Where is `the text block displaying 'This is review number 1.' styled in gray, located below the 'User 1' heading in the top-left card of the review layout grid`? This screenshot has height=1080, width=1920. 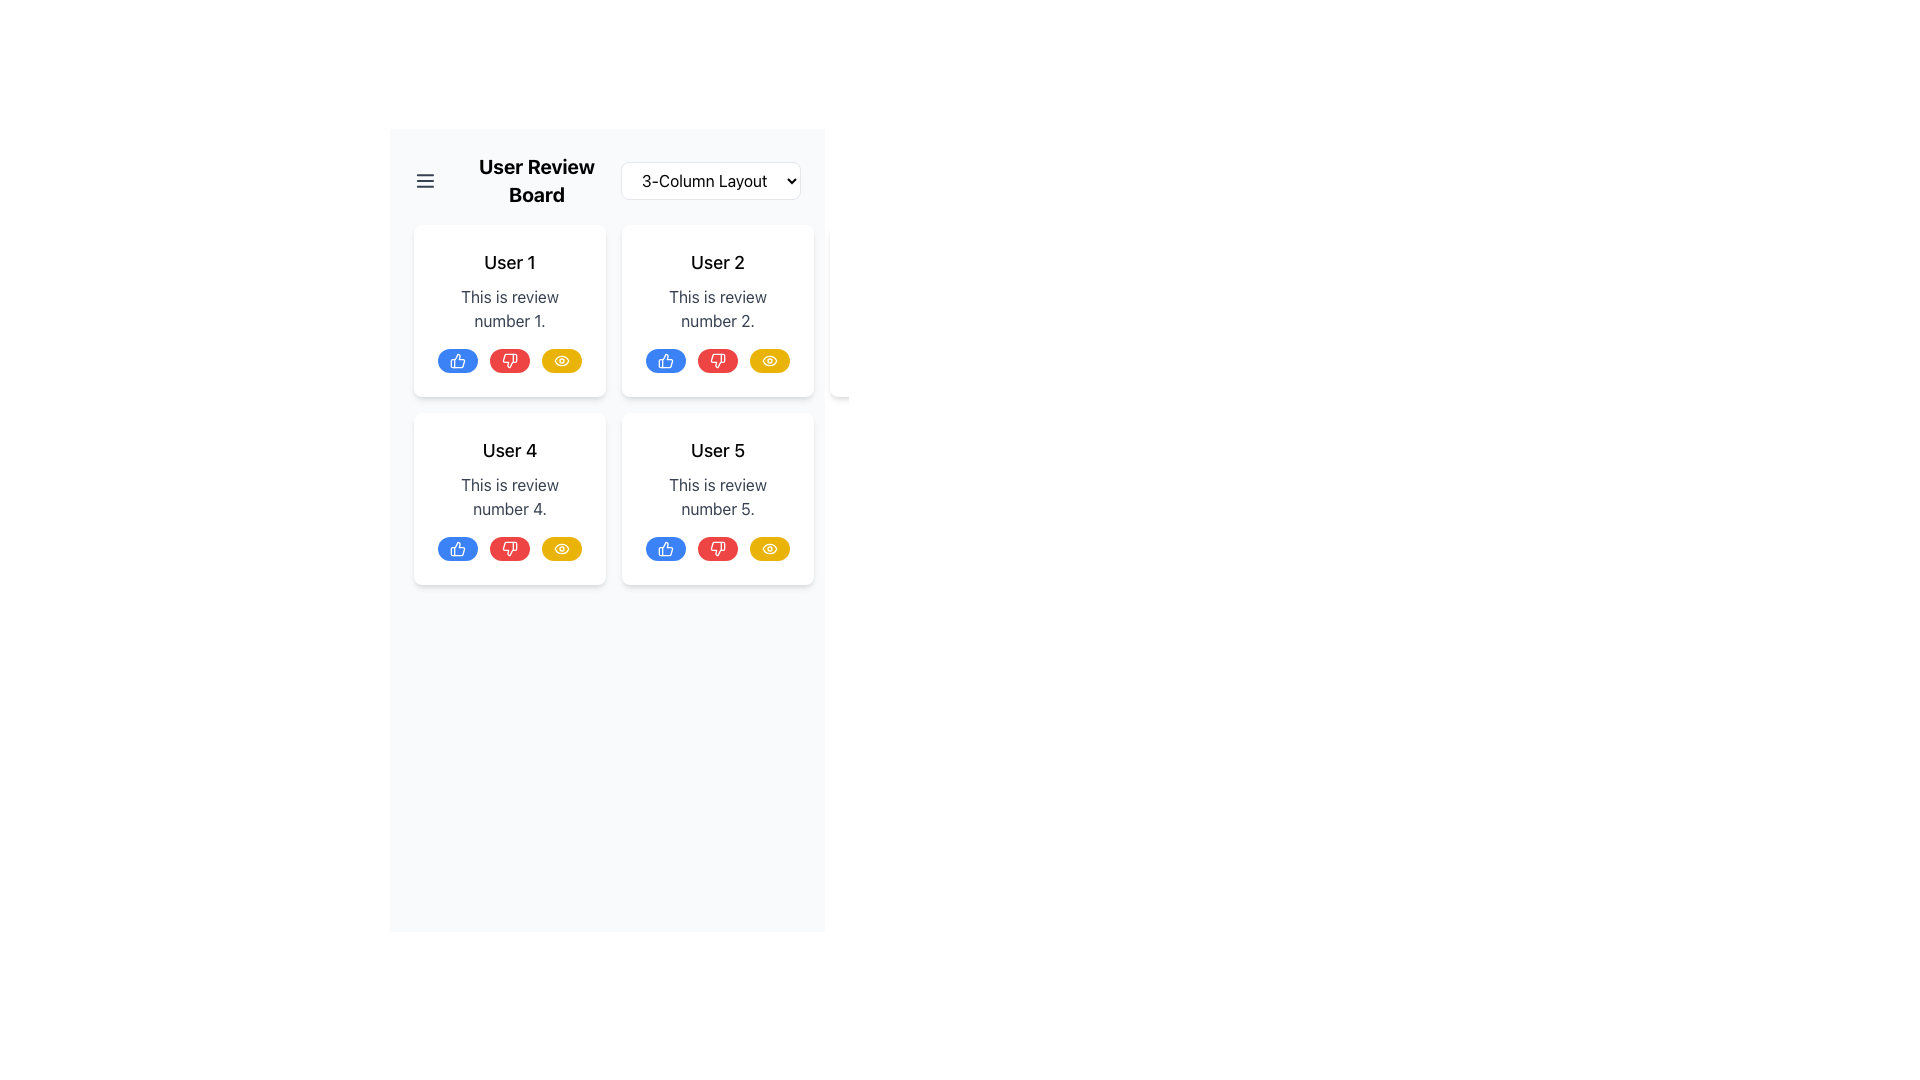 the text block displaying 'This is review number 1.' styled in gray, located below the 'User 1' heading in the top-left card of the review layout grid is located at coordinates (509, 308).